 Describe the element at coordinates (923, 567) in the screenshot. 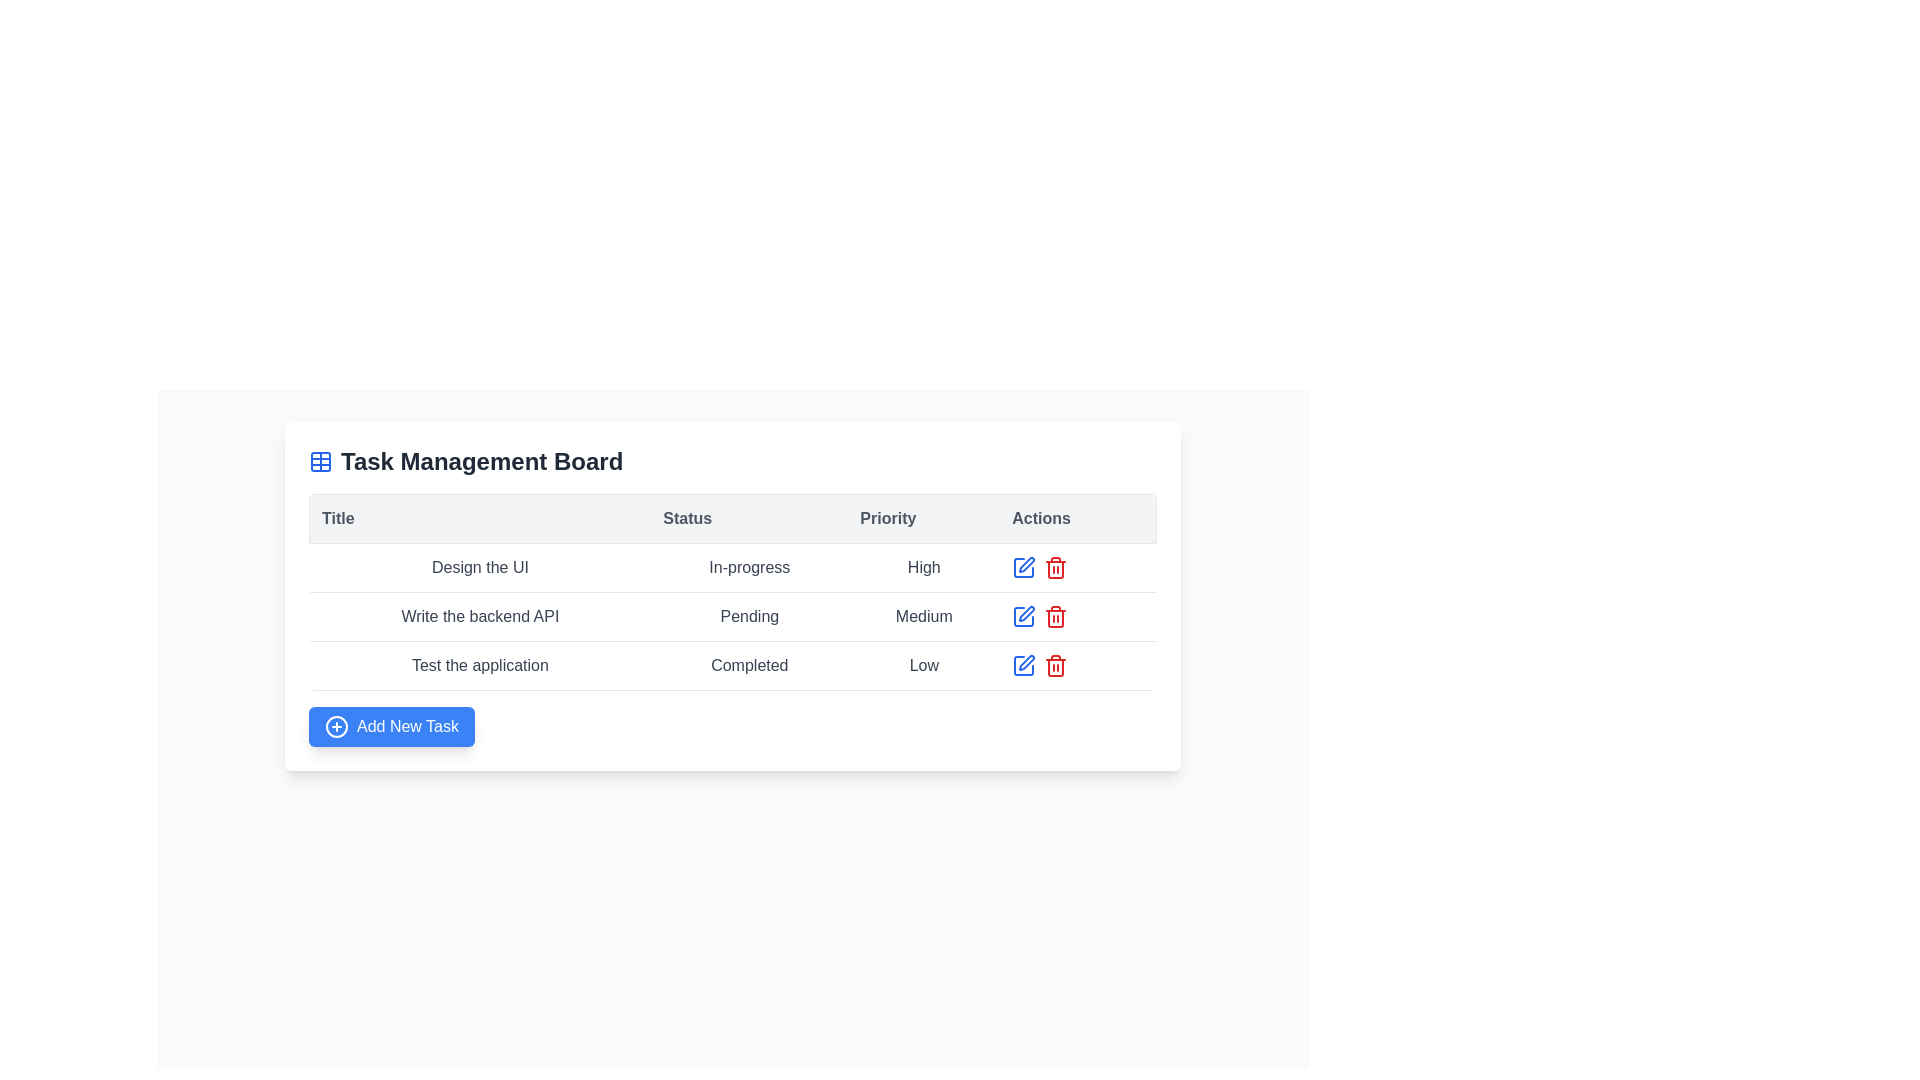

I see `the 'High' priority status text label located in the first row of the task table, between the 'In-progress' status and the actions` at that location.